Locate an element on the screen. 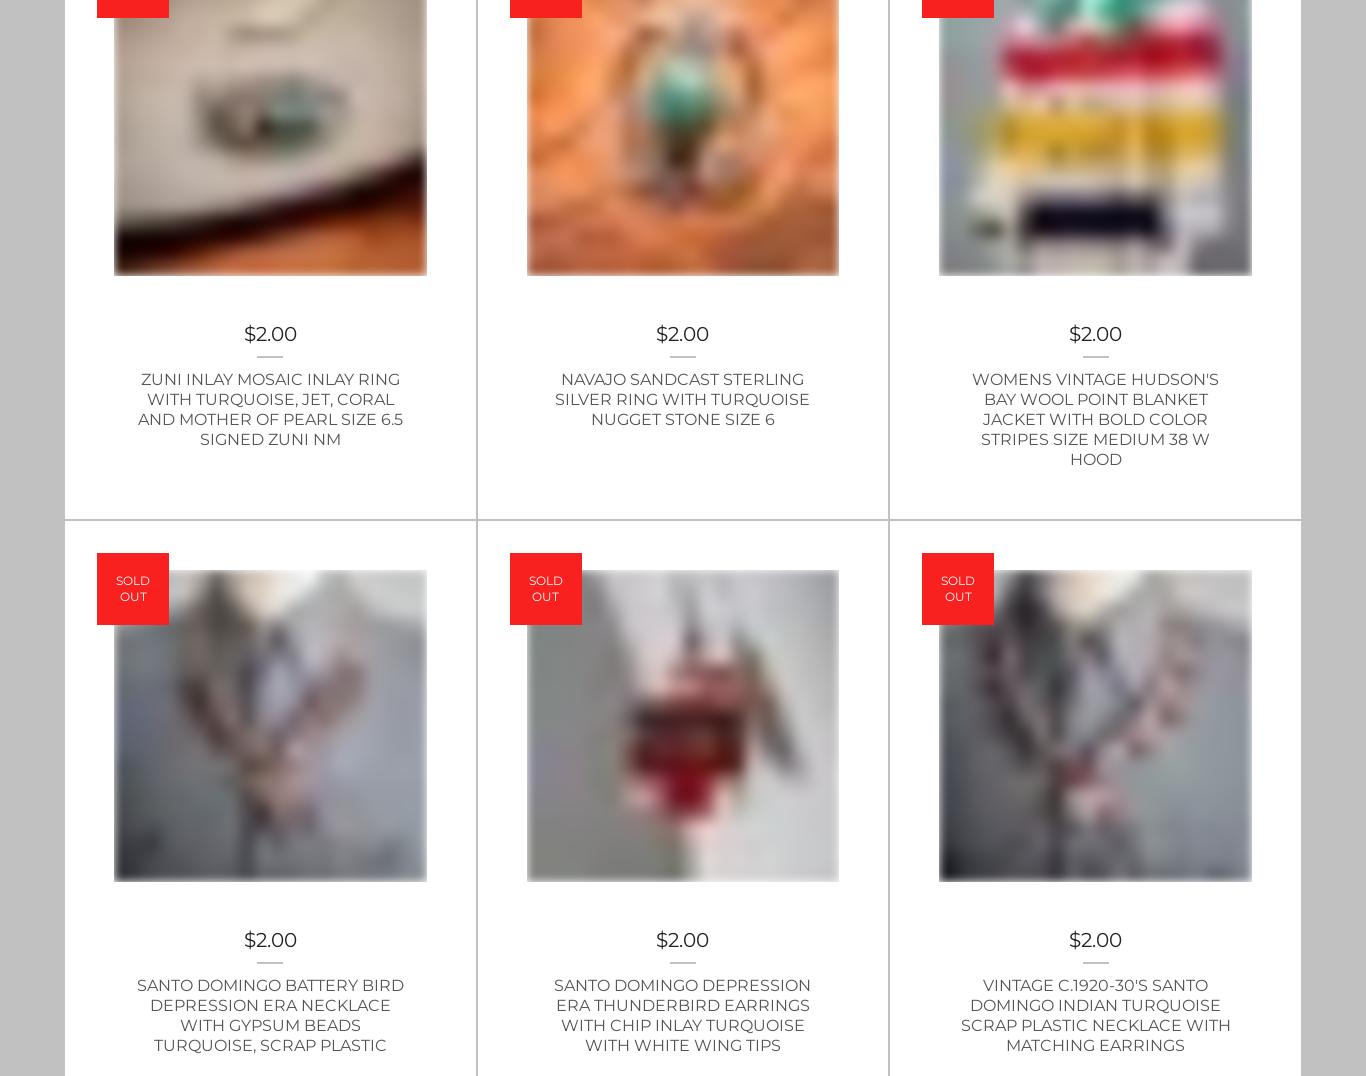 Image resolution: width=1366 pixels, height=1076 pixels. 'Navajo Sandcast Sterling Silver Ring with Turquoise Nugget Stone Size 6' is located at coordinates (681, 397).